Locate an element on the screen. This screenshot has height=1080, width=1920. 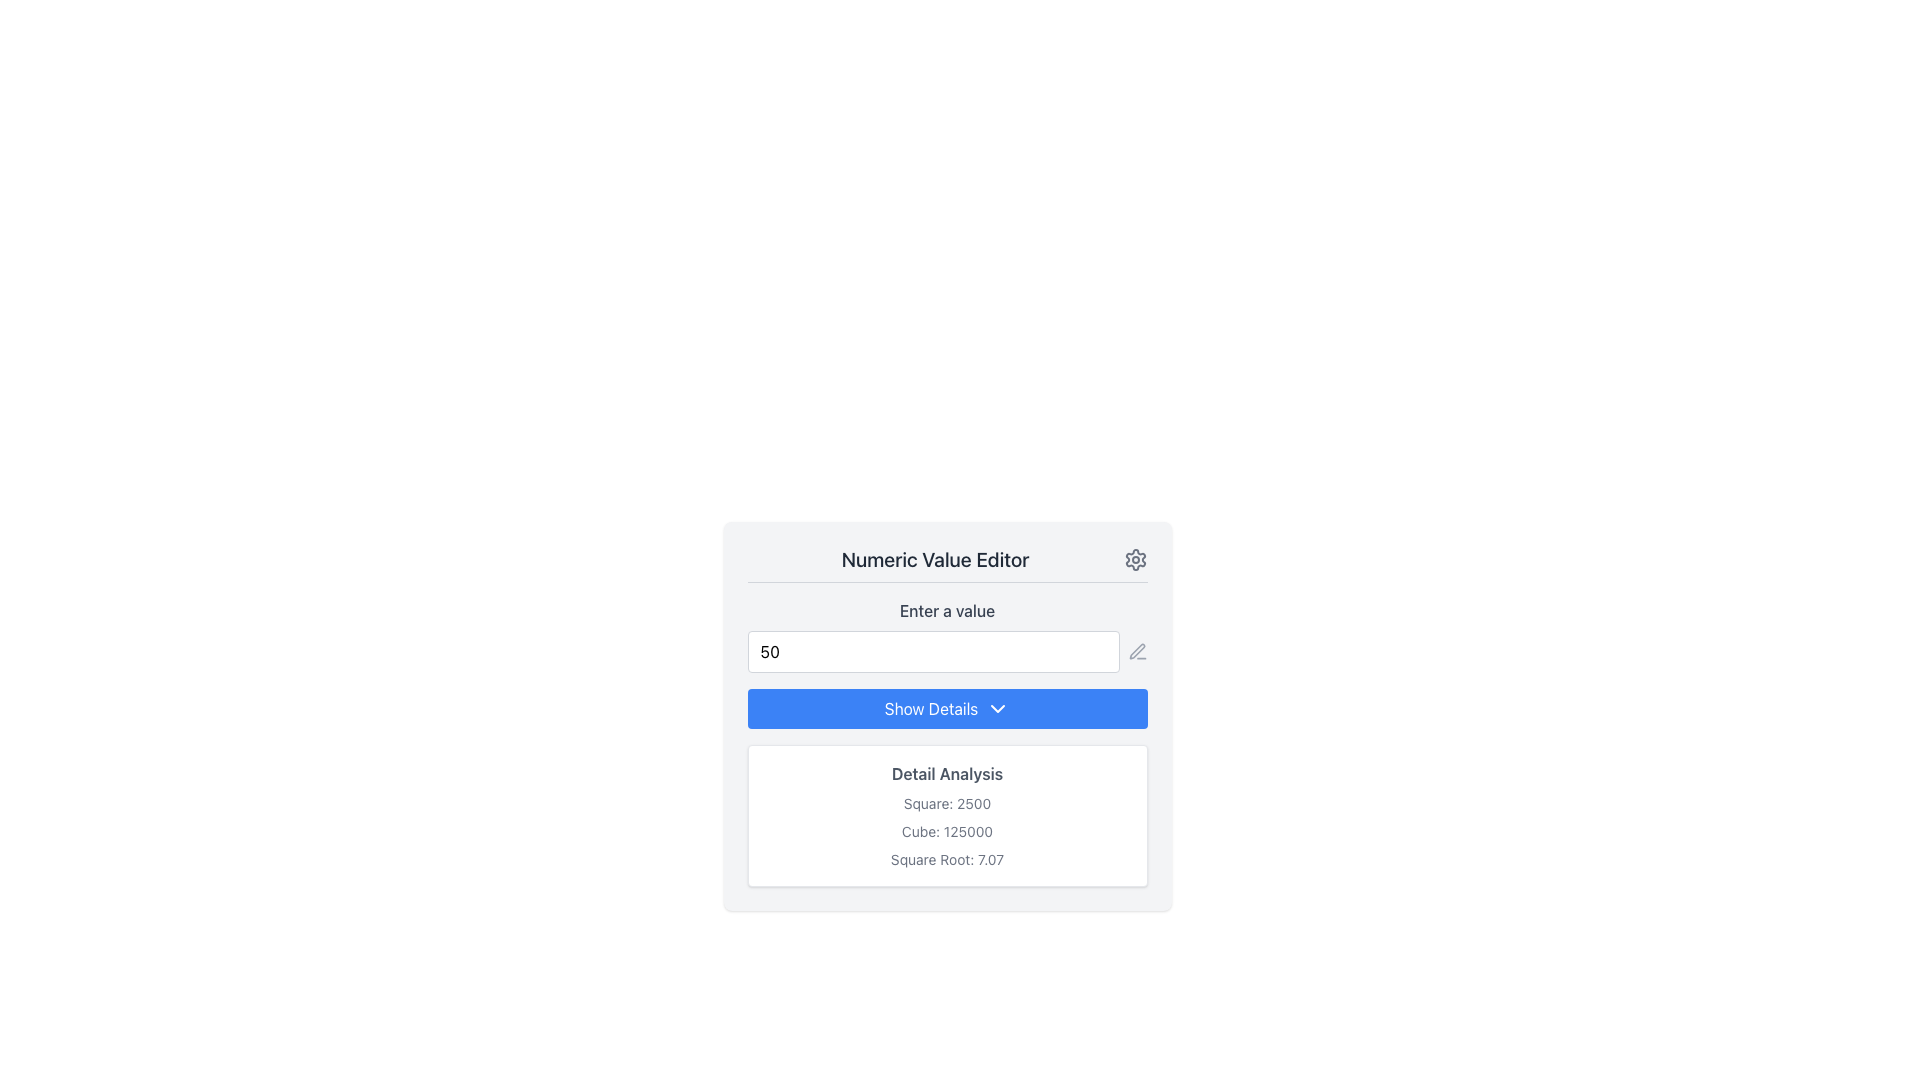
the numeric input field displaying '50' to focus on it is located at coordinates (946, 636).